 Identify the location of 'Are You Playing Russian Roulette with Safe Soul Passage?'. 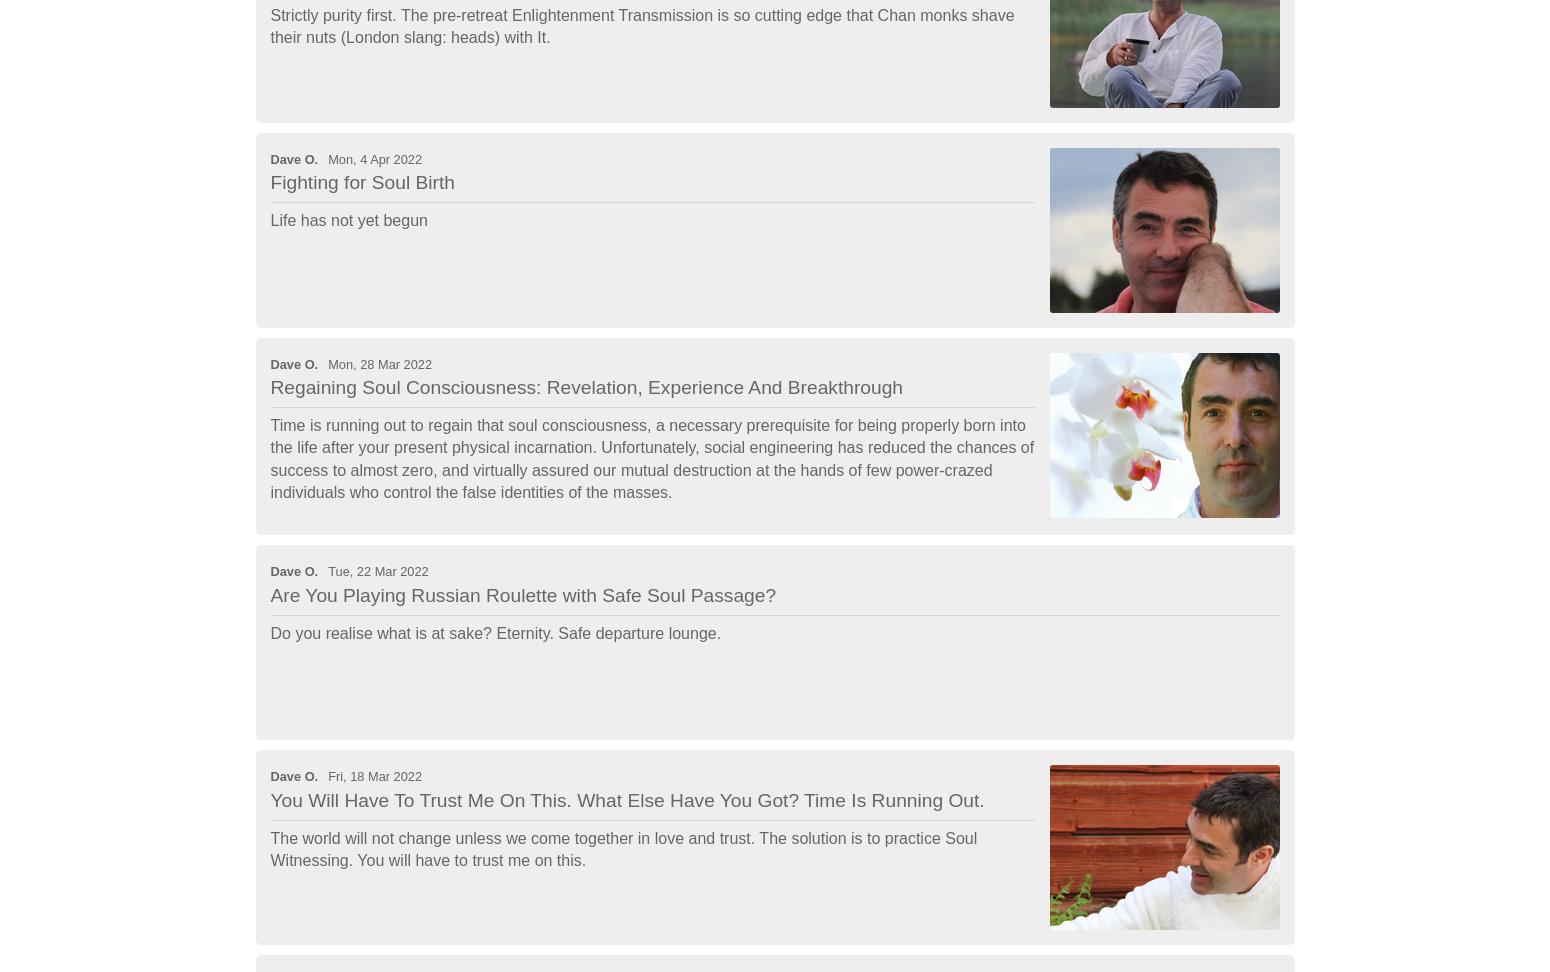
(521, 593).